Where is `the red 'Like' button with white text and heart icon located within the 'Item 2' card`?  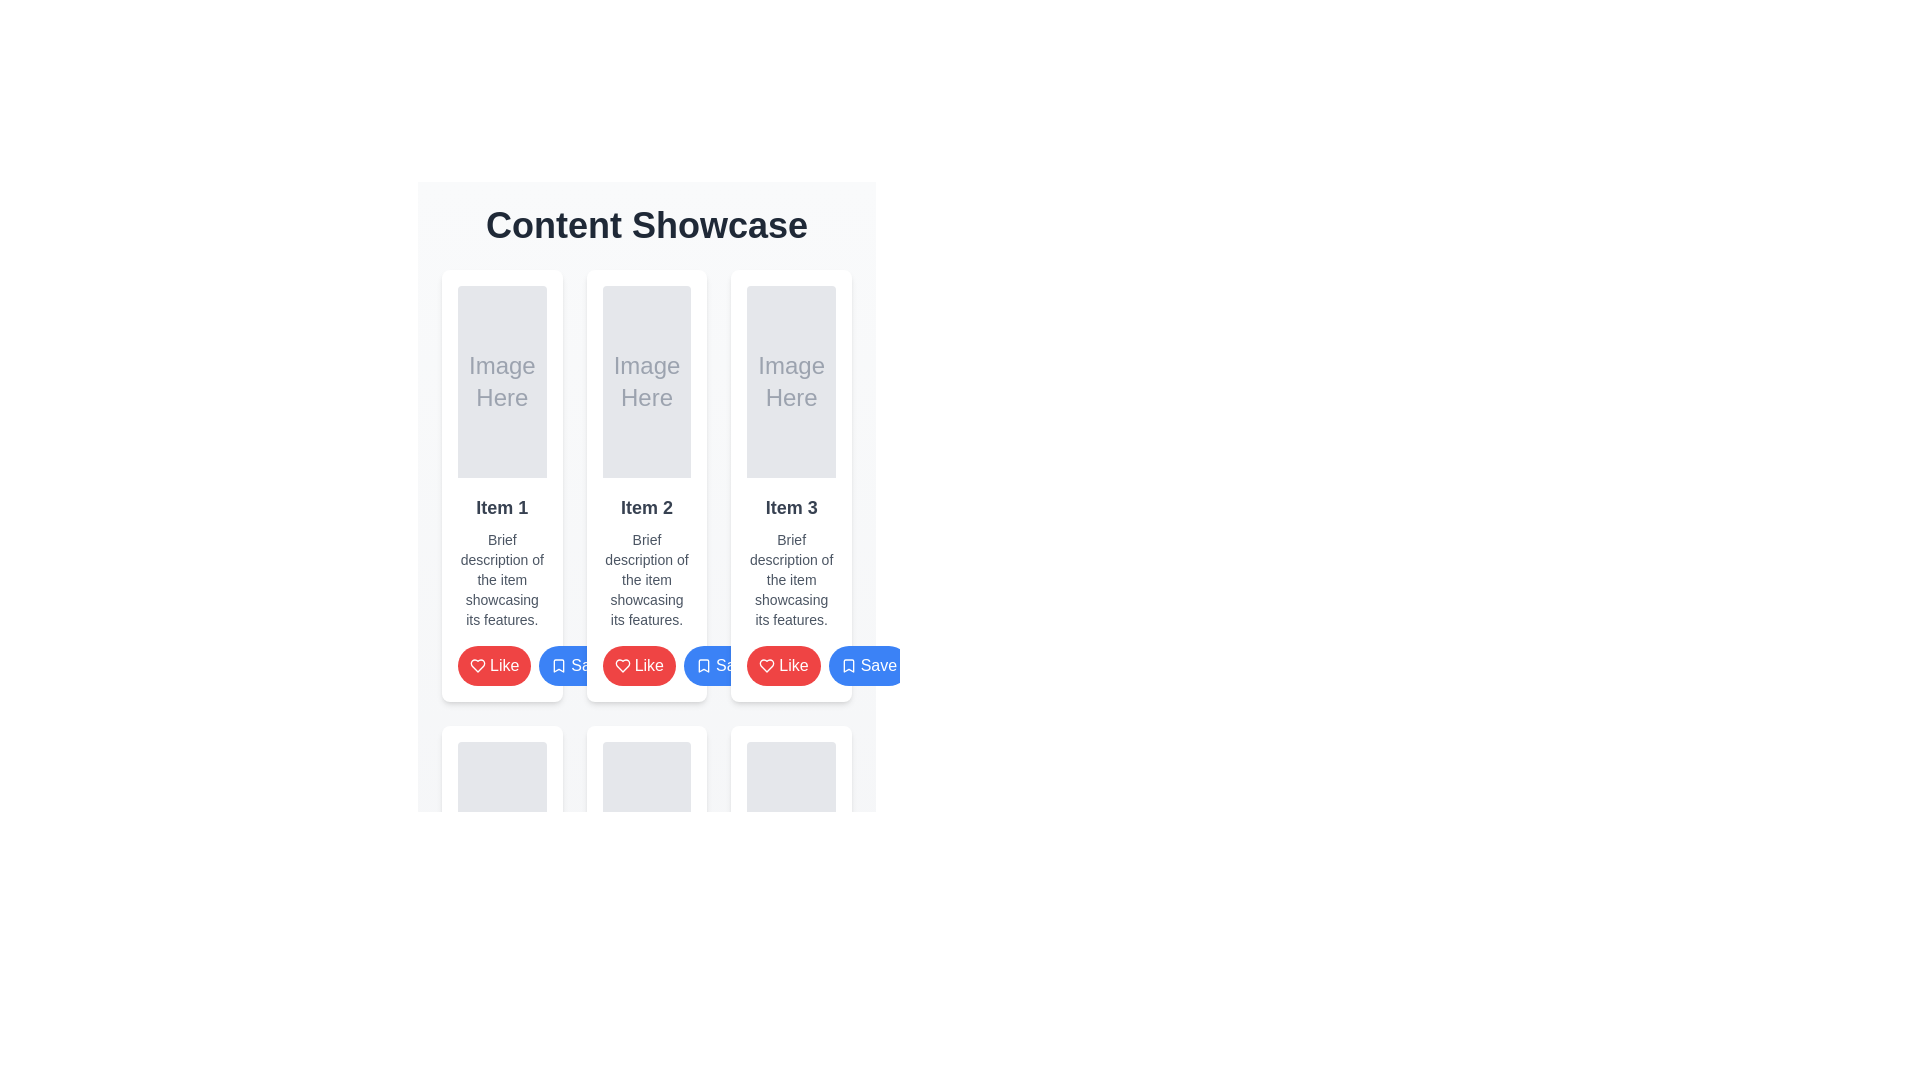
the red 'Like' button with white text and heart icon located within the 'Item 2' card is located at coordinates (647, 666).